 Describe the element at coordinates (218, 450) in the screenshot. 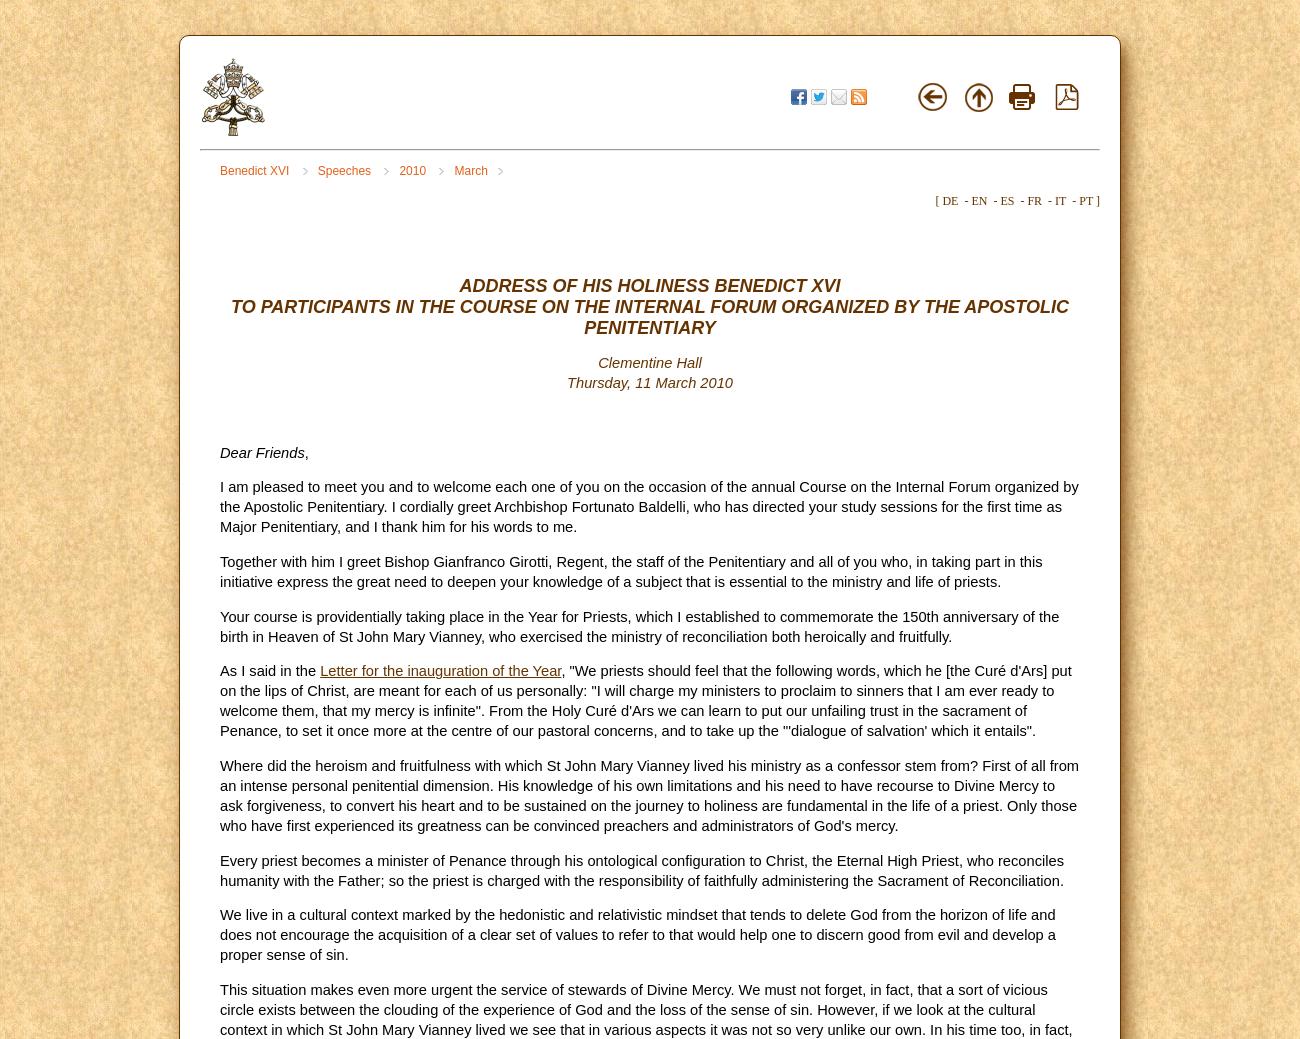

I see `'Dear Friends'` at that location.